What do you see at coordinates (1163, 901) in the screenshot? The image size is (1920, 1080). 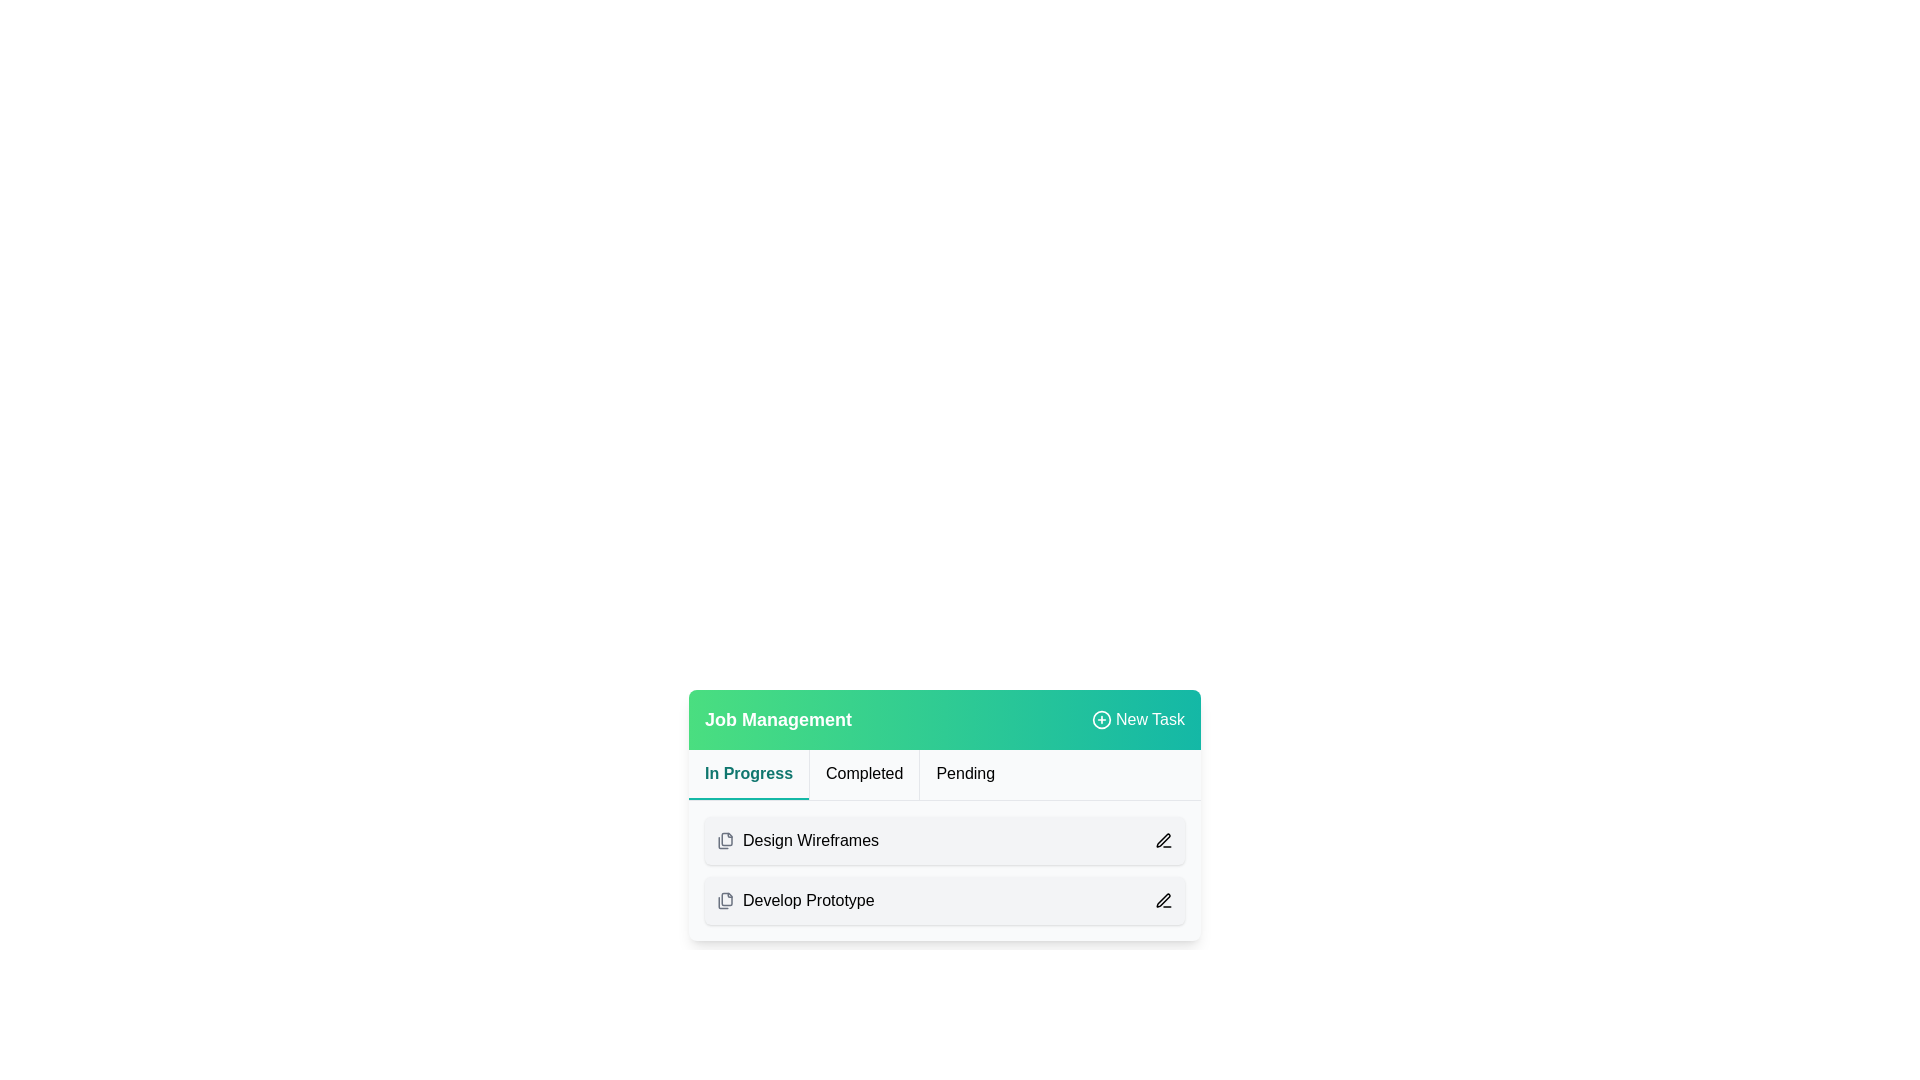 I see `the edit icon located at the far-right corner of the row labeled 'Develop Prototype' in the task management interface to modify the task's details` at bounding box center [1163, 901].